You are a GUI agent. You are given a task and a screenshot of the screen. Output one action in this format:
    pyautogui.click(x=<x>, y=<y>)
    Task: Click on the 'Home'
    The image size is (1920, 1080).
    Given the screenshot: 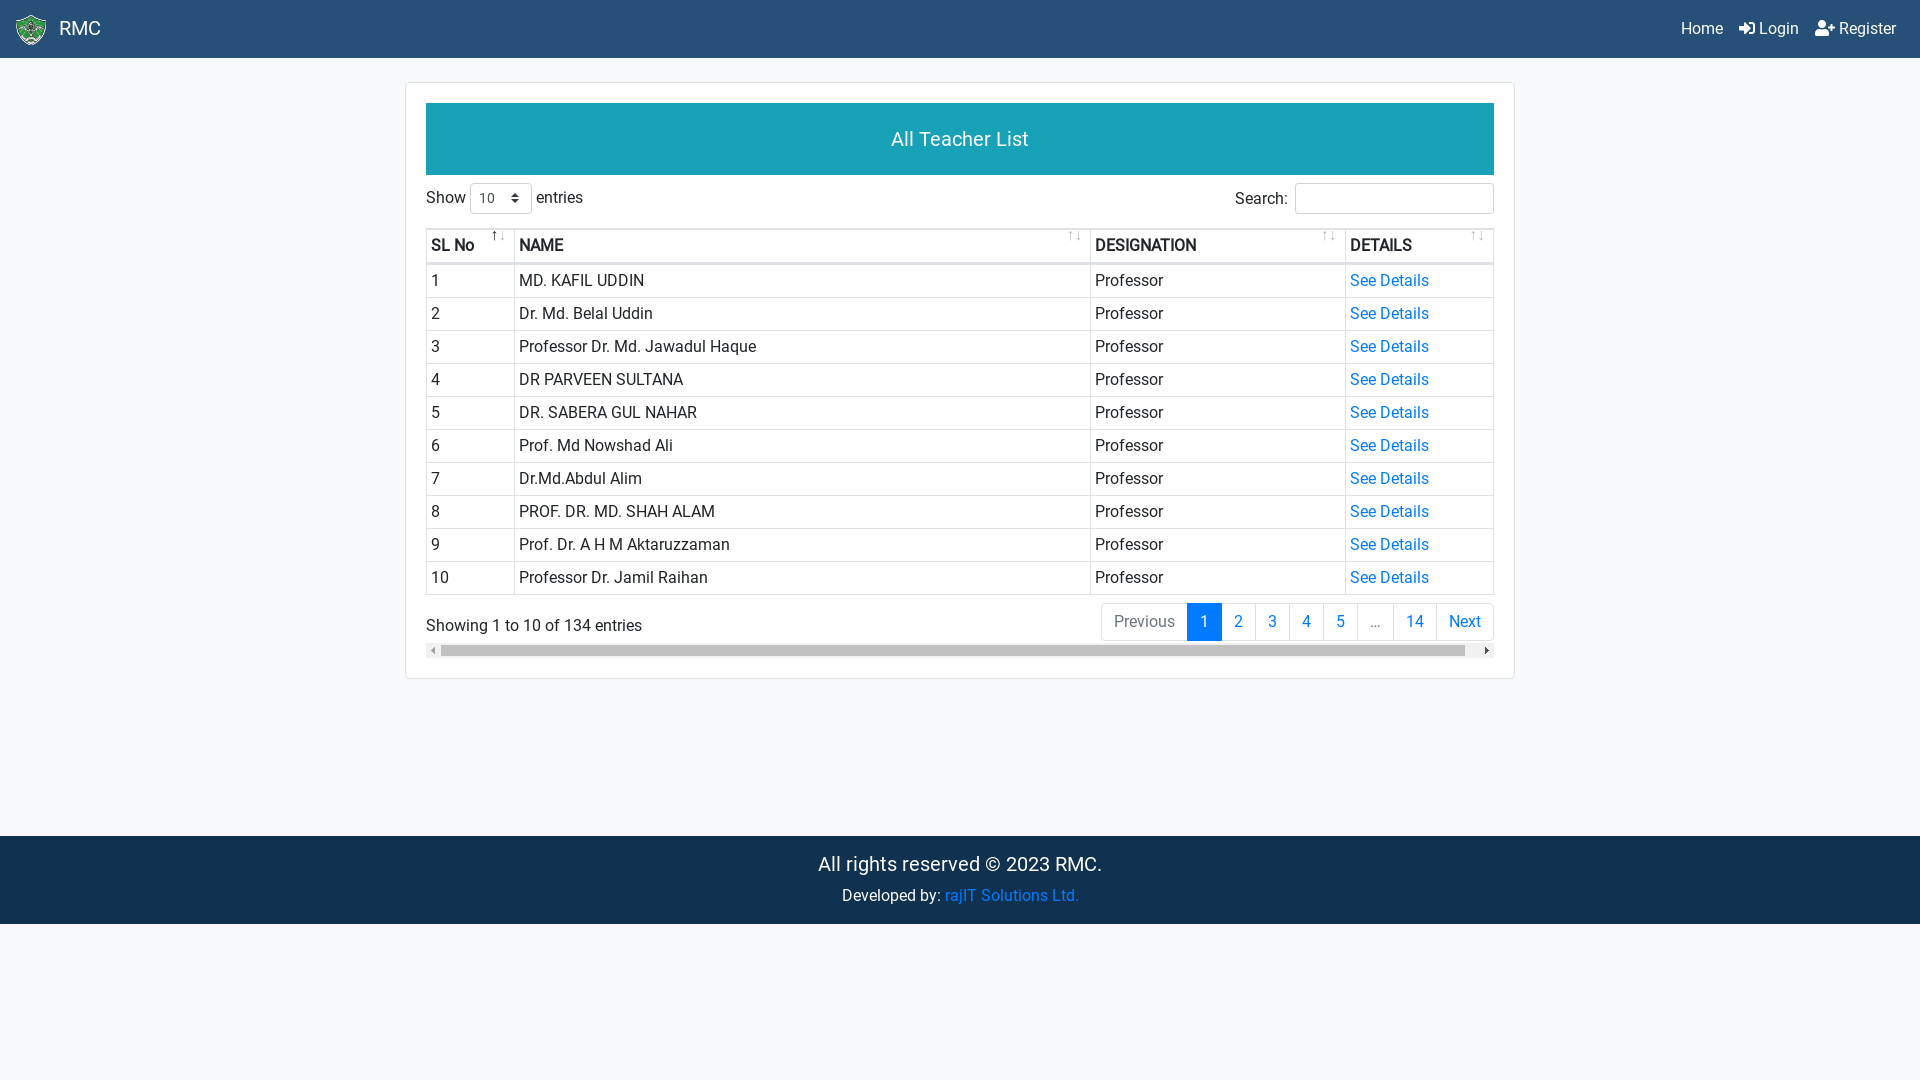 What is the action you would take?
    pyautogui.click(x=1701, y=29)
    